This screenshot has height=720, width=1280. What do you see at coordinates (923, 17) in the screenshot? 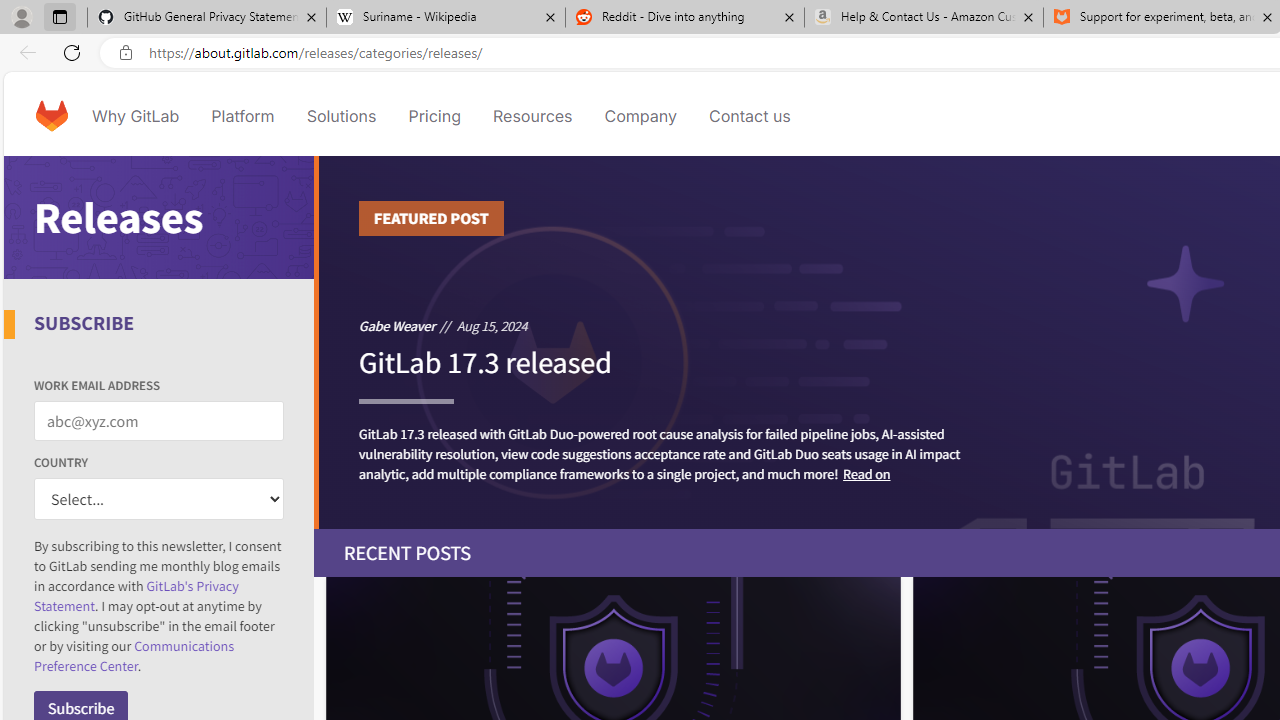
I see `'Help & Contact Us - Amazon Customer Service - Sleeping'` at bounding box center [923, 17].